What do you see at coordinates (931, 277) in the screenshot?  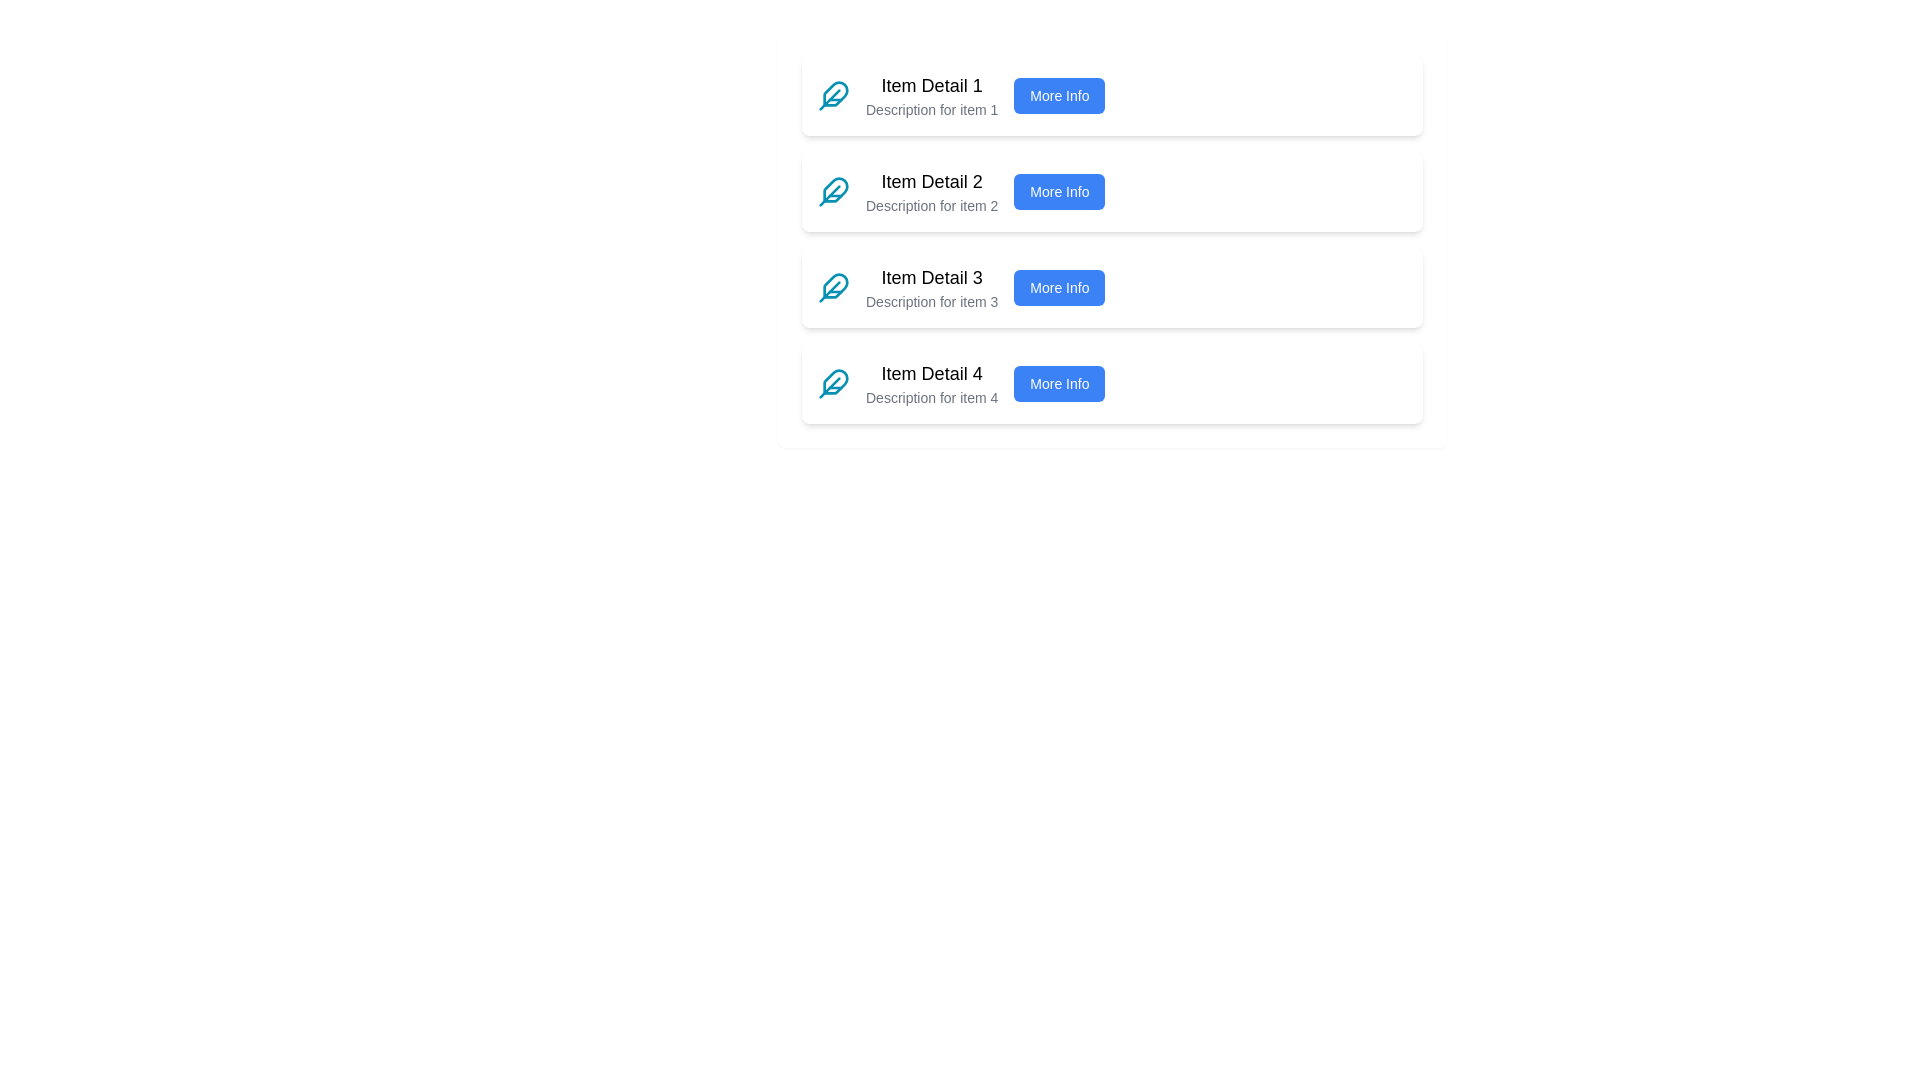 I see `text label 'Item Detail 3', which is a prominent black bold text indicating its significance and is part of a vertical list of items` at bounding box center [931, 277].